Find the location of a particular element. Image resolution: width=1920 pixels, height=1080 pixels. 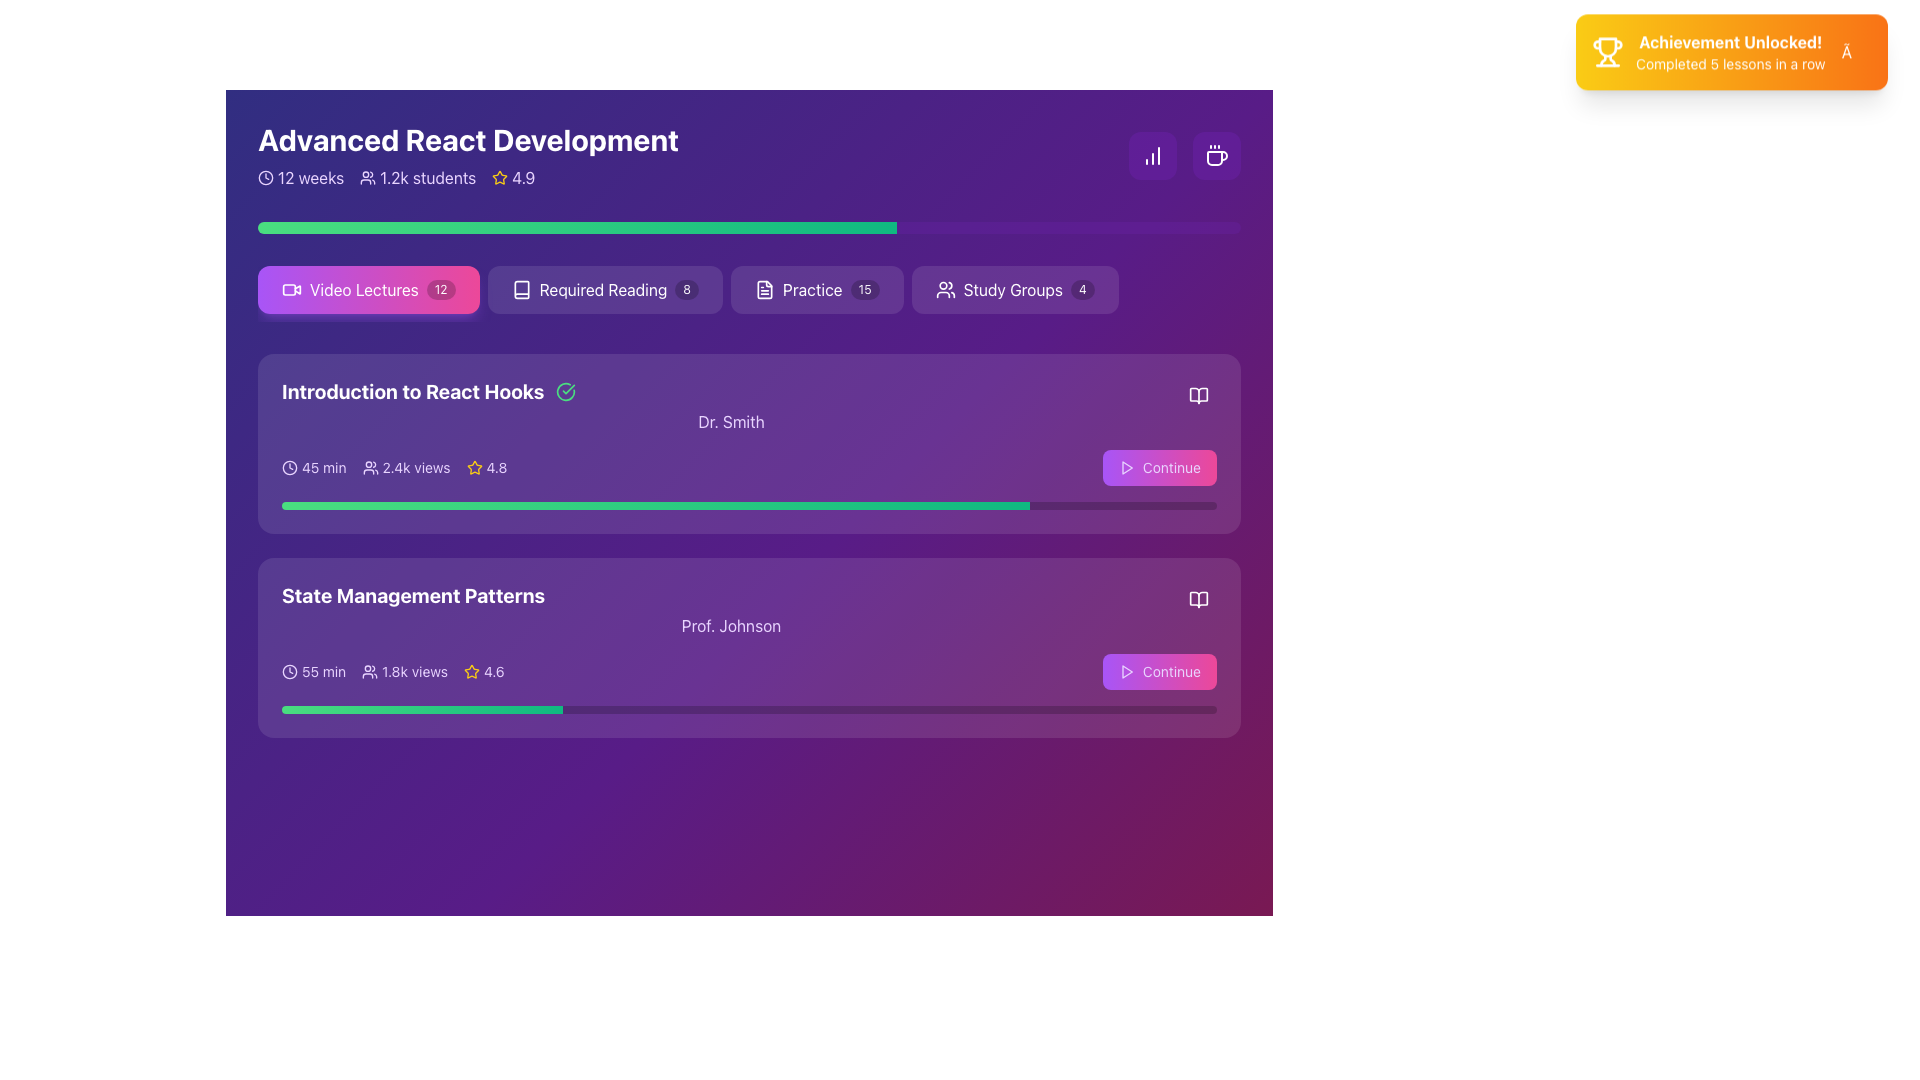

text label 'Continue' within the button that has a gradient background and a rounded rectangle border, located in the top section of the second content block on the right-hand side is located at coordinates (1171, 467).